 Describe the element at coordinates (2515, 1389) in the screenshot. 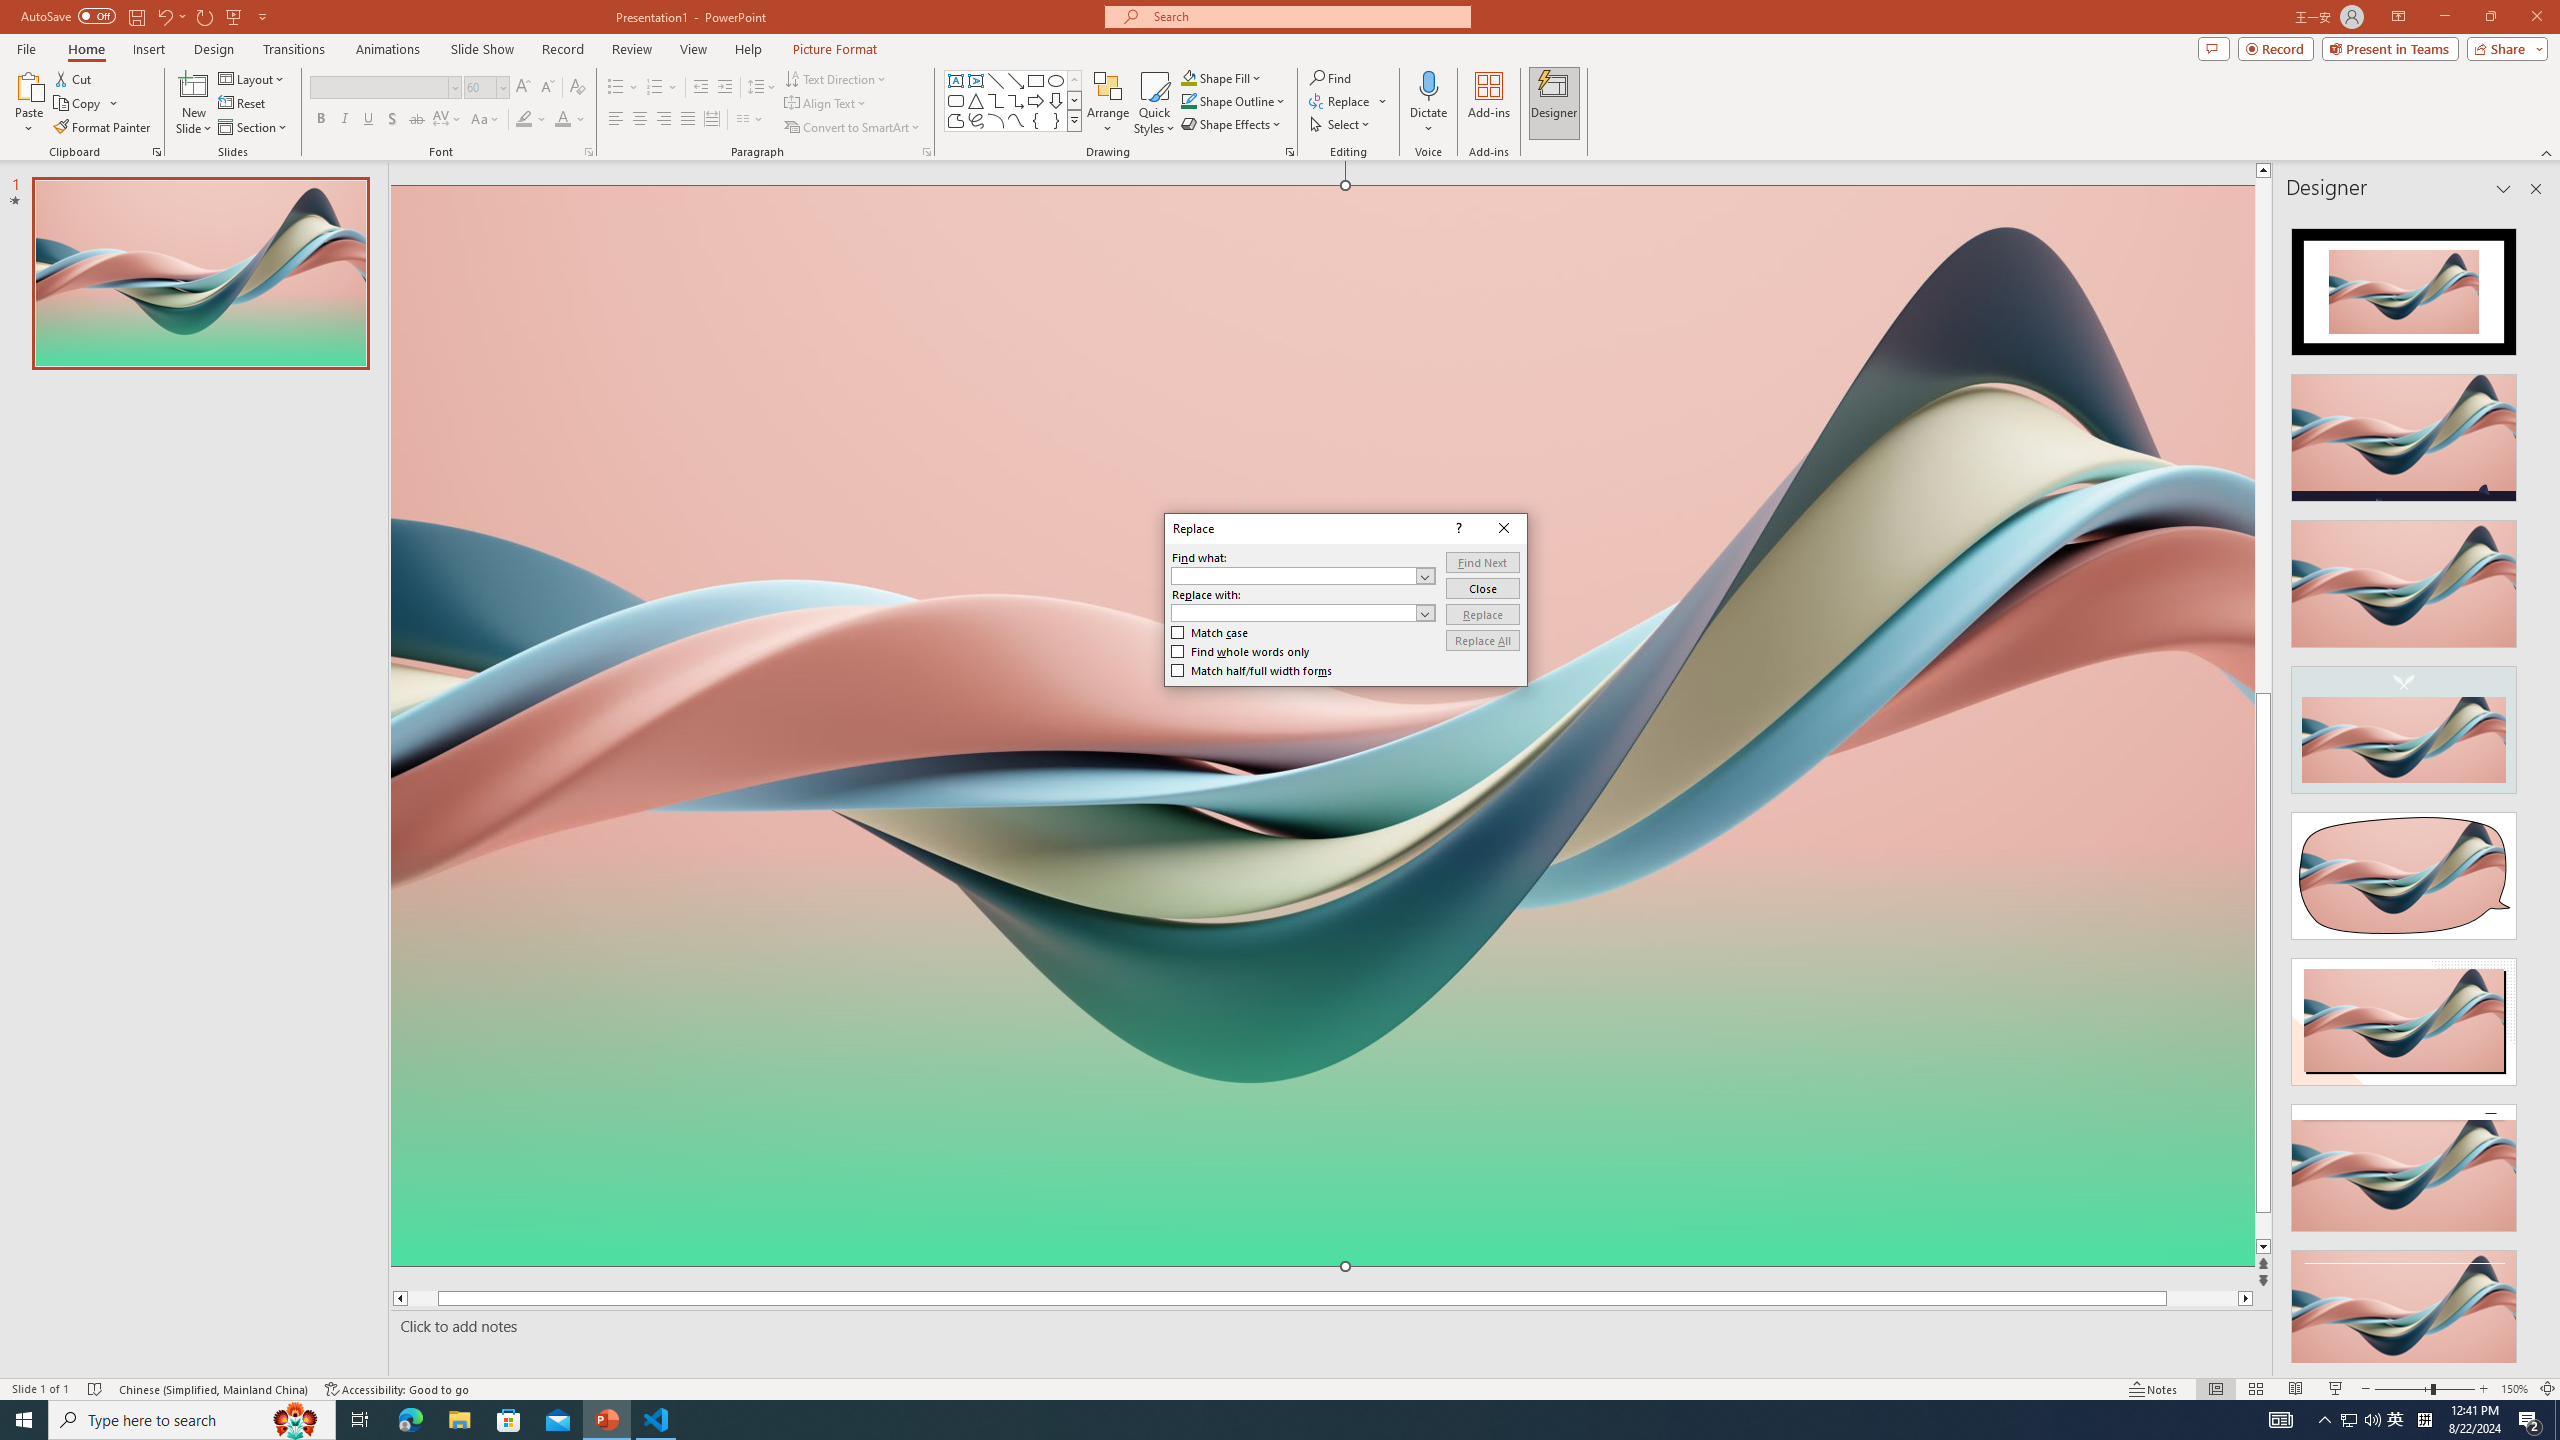

I see `'Zoom 150%'` at that location.